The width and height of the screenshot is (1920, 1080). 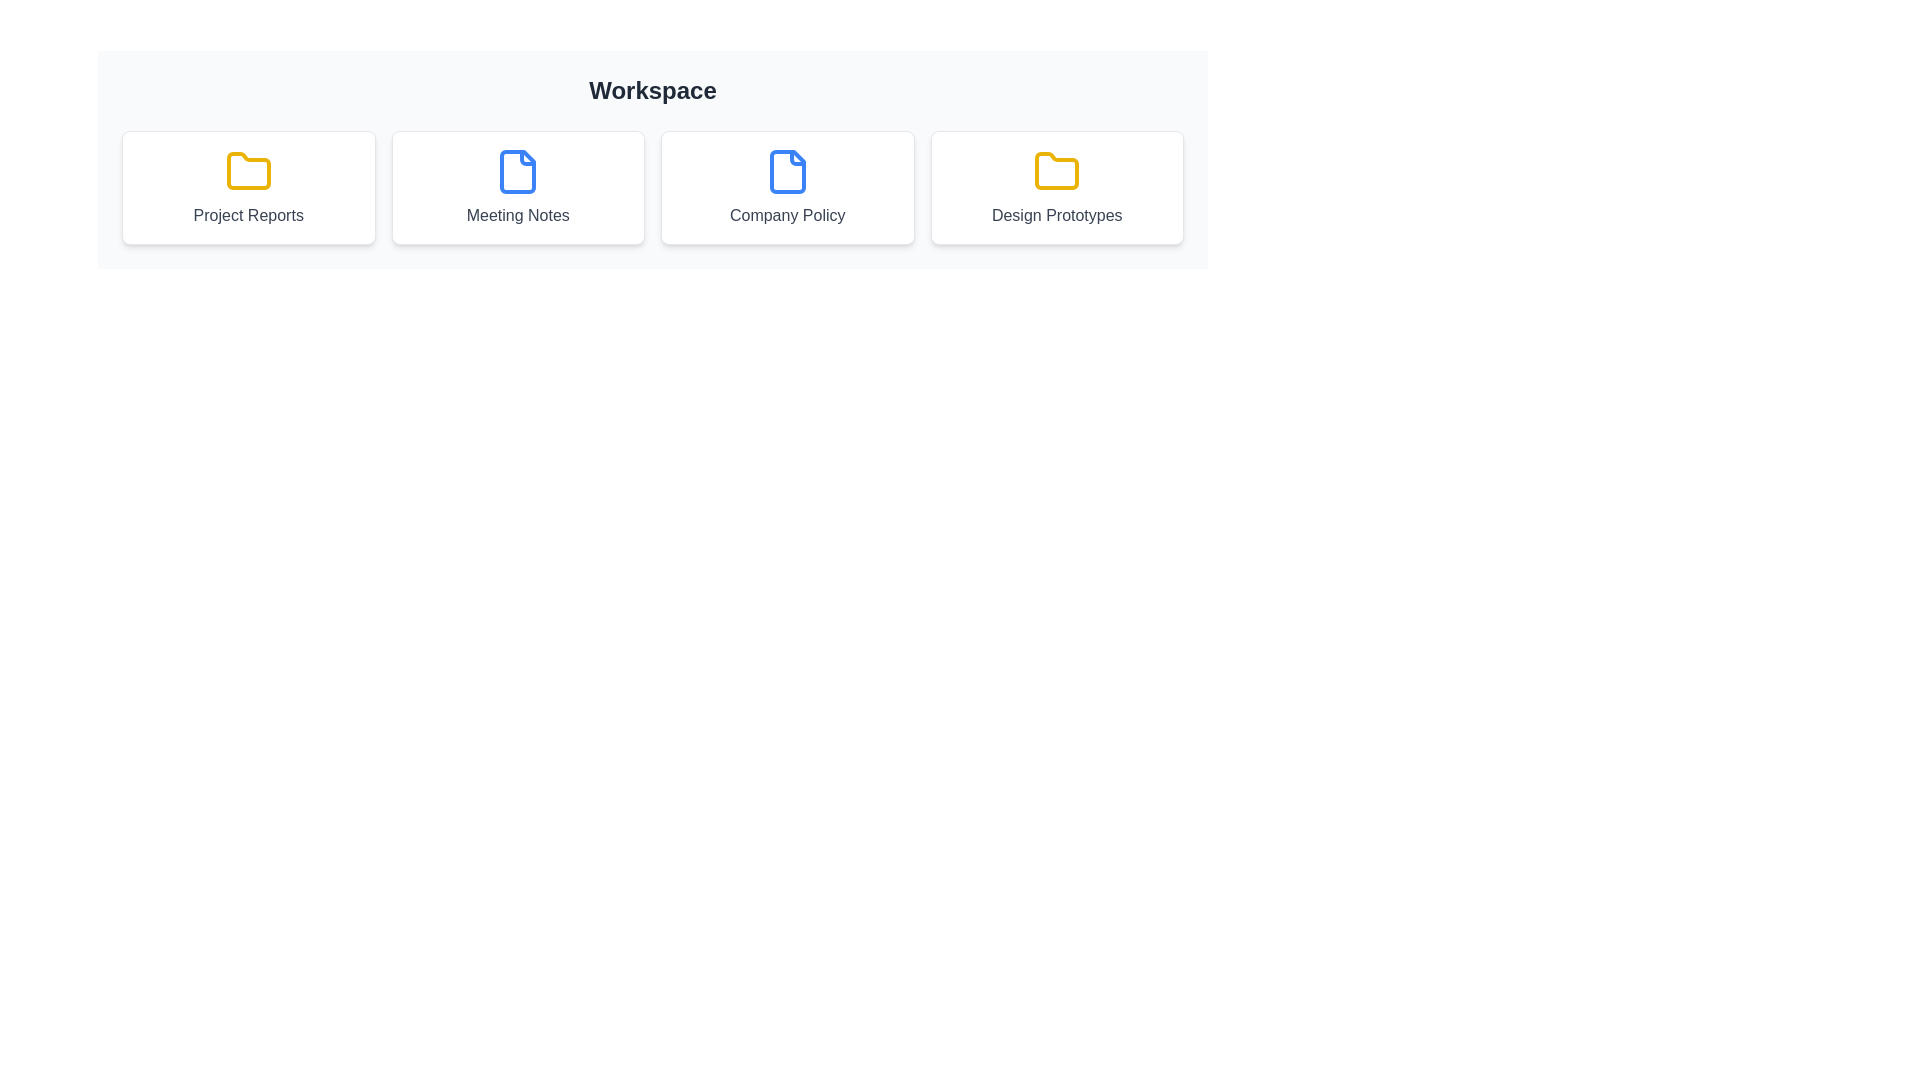 What do you see at coordinates (786, 171) in the screenshot?
I see `the file icon that represents a digital file, located under the text 'Meeting Notes' and positioned second from the left in the row of items` at bounding box center [786, 171].